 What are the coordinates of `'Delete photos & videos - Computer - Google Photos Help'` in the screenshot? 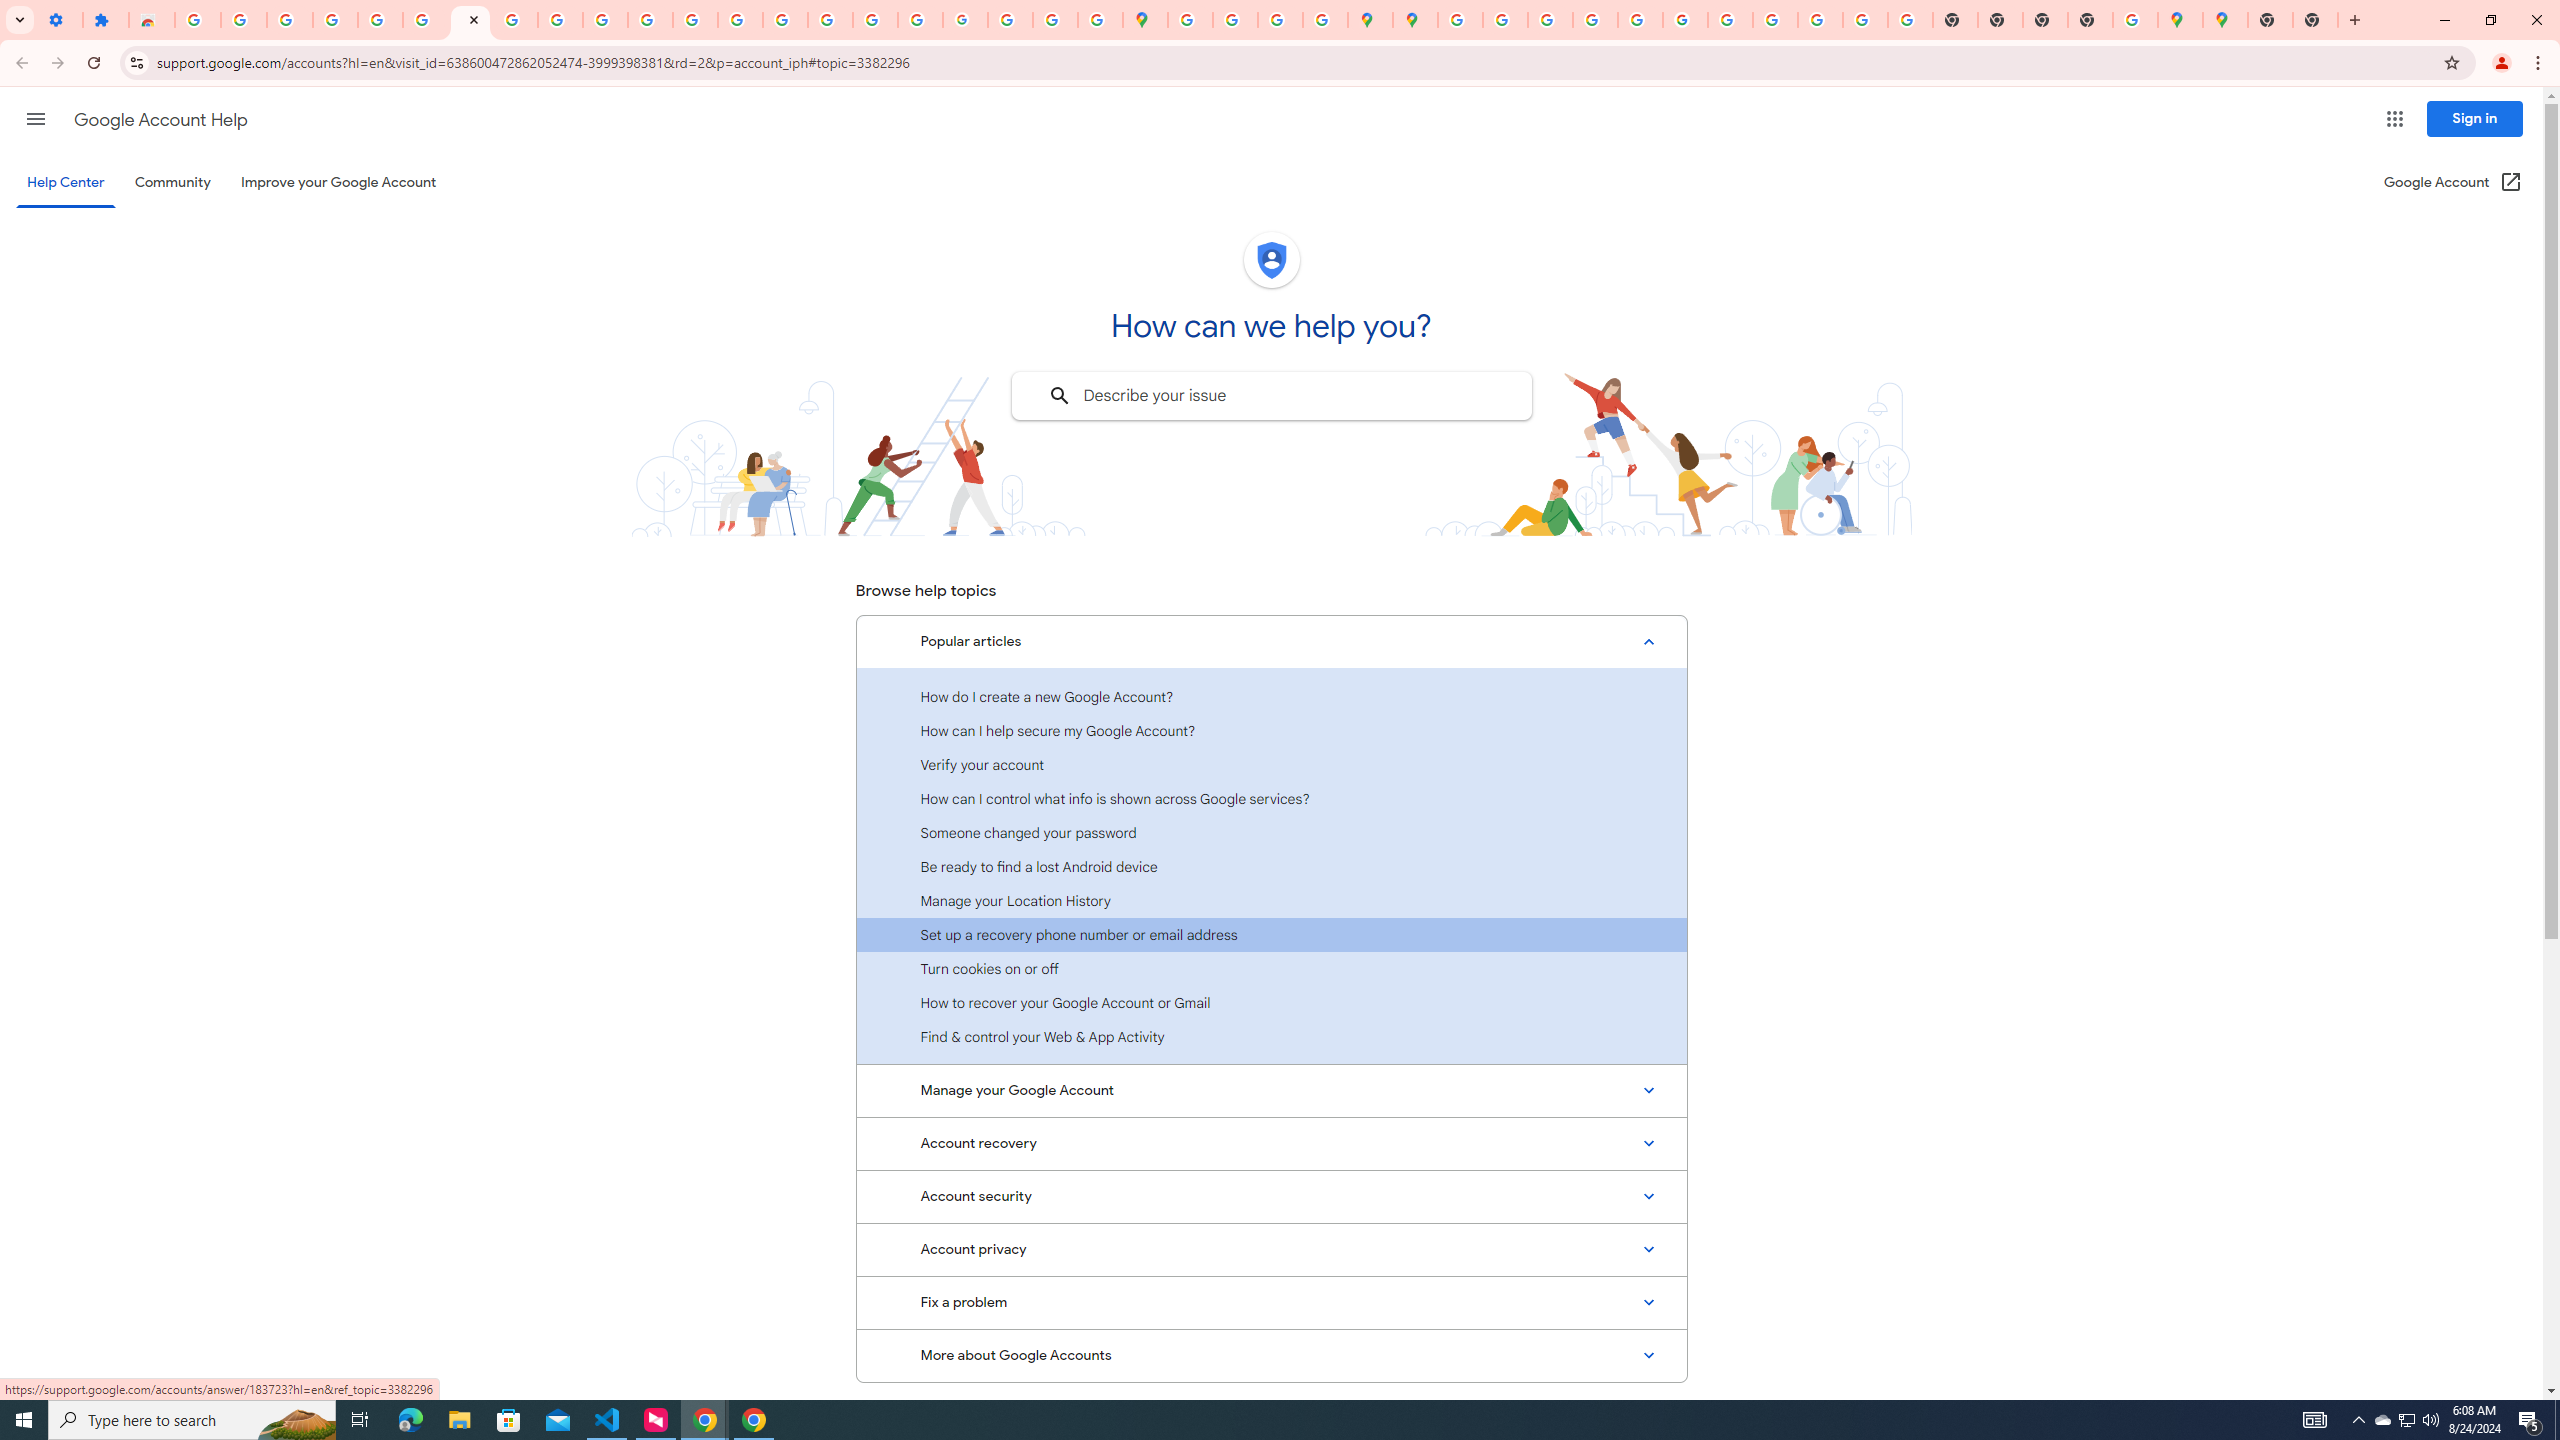 It's located at (244, 19).